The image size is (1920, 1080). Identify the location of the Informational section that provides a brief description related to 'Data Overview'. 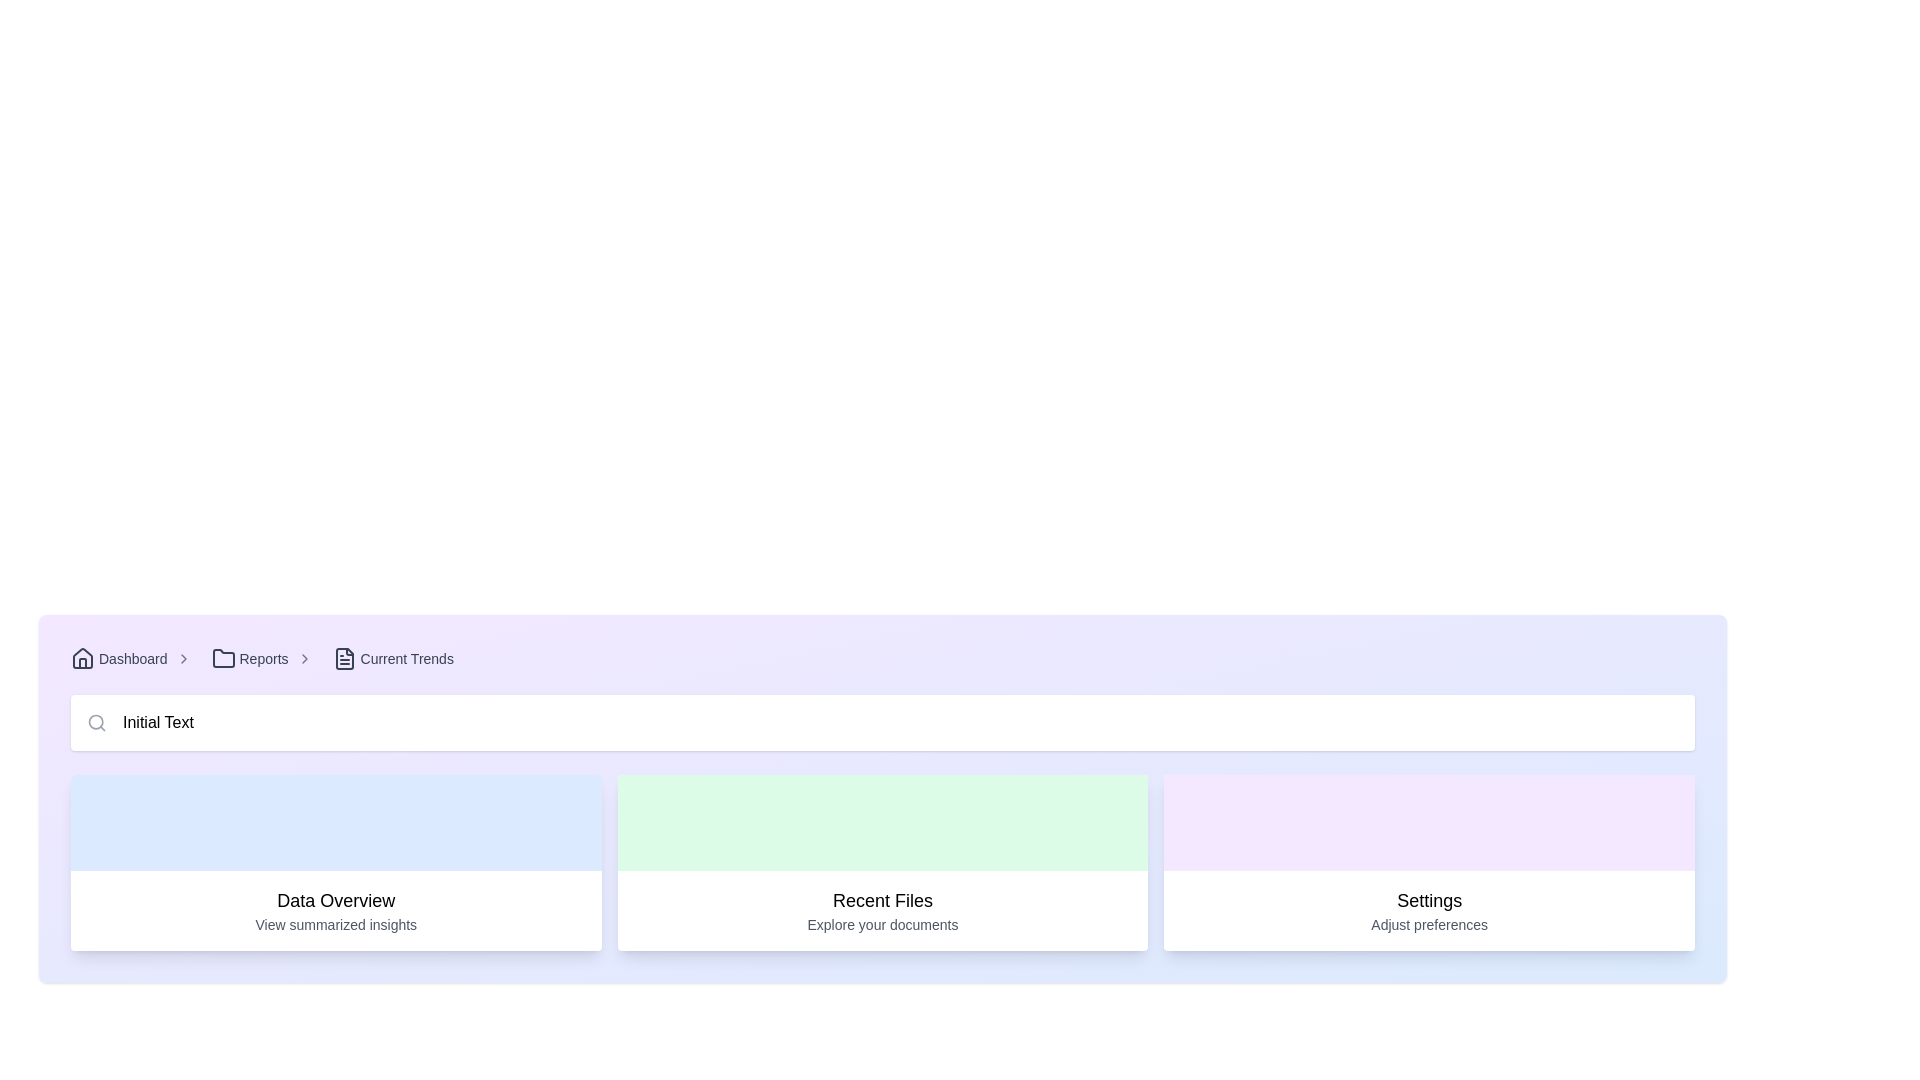
(336, 910).